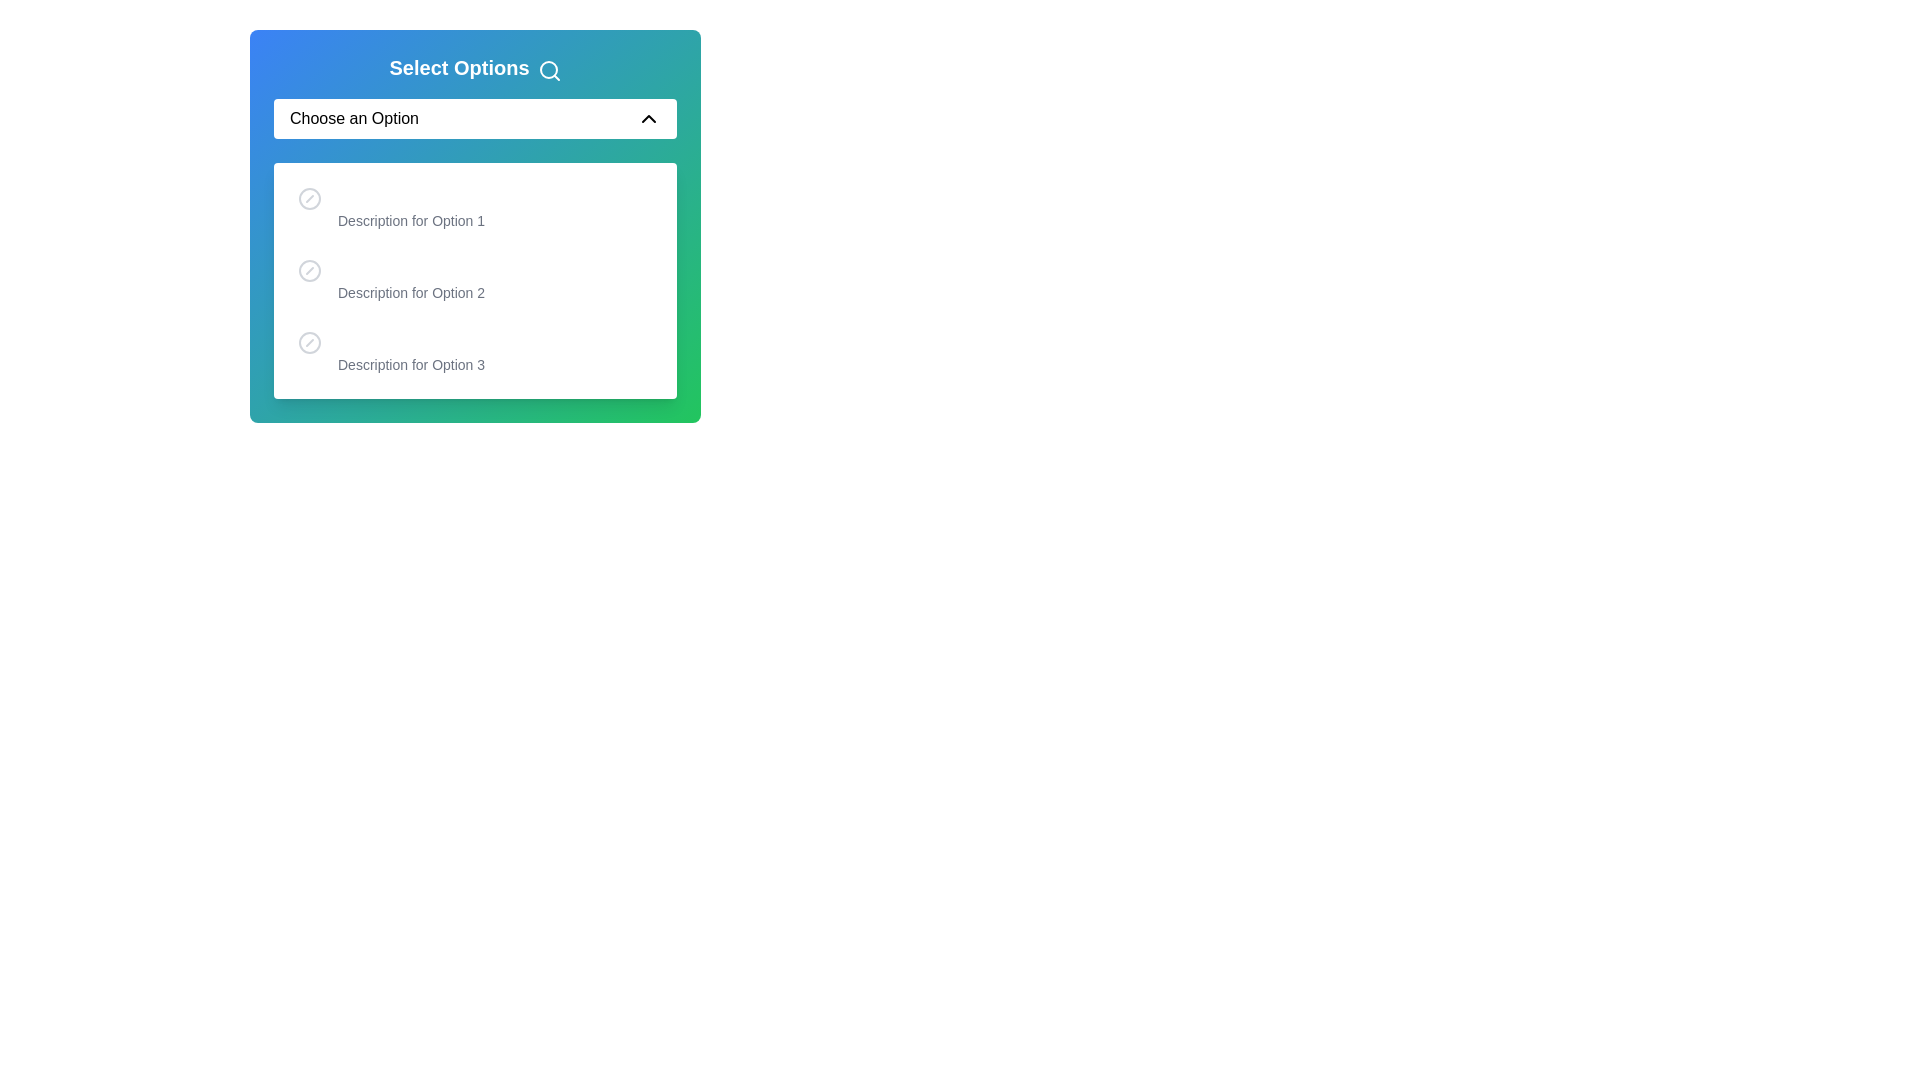 This screenshot has width=1920, height=1080. Describe the element at coordinates (309, 197) in the screenshot. I see `the unfilled Circle icon located in the first list item, aligned to the left of the text label 'Description for Option 1'` at that location.